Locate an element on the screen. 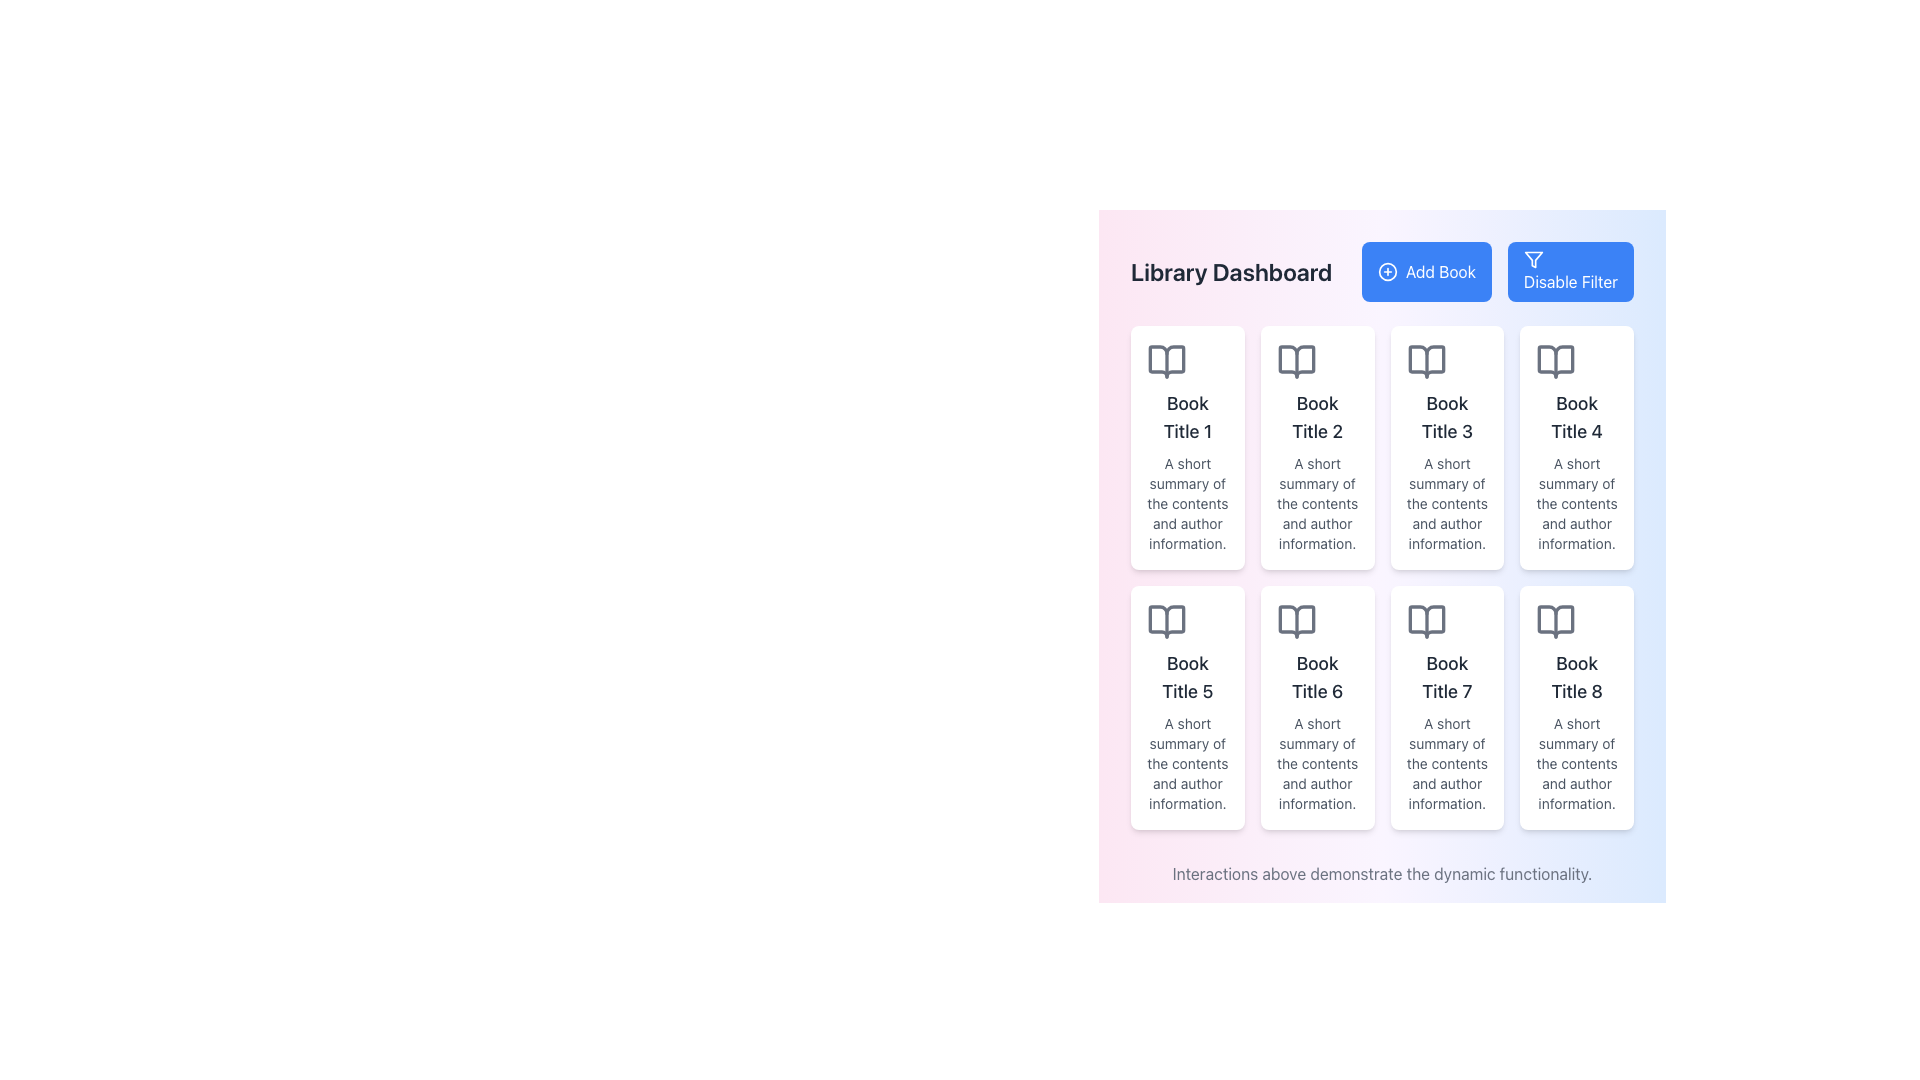  the icon representing the card labeled 'Book Title 7' located in the second row and third column of the grid, which indicates book or library-related content is located at coordinates (1425, 620).